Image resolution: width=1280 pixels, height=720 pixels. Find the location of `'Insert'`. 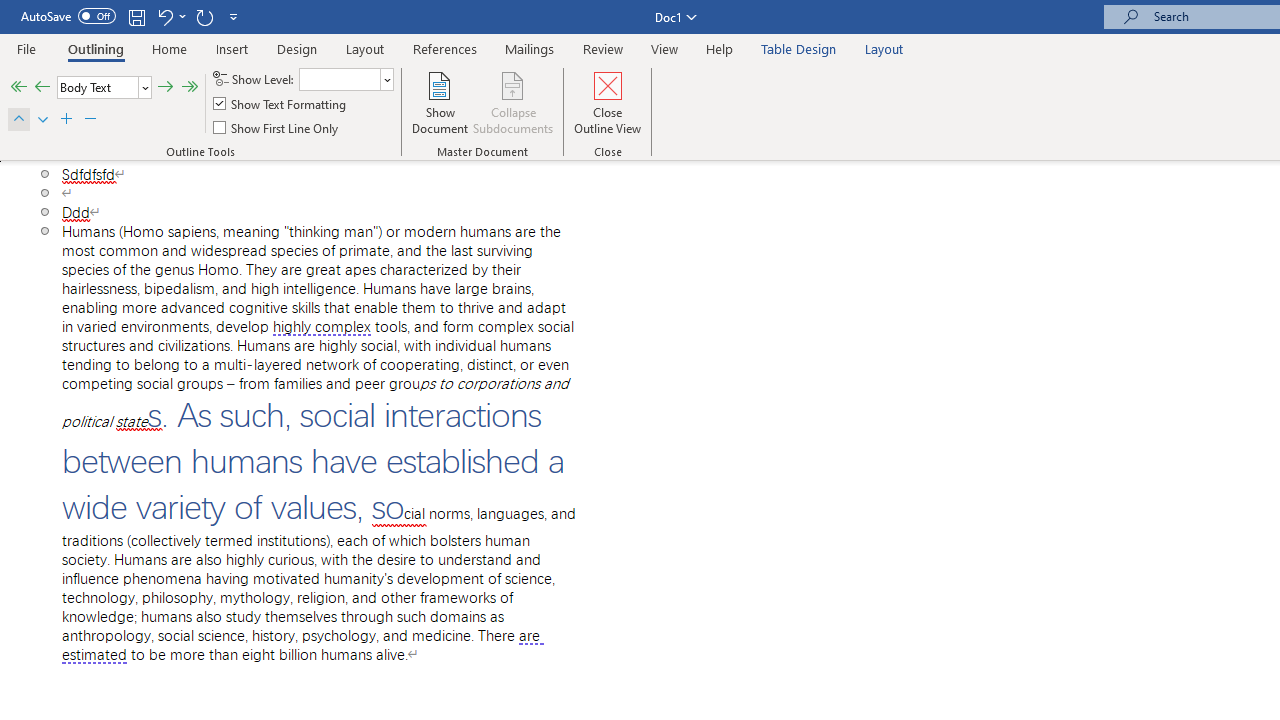

'Insert' is located at coordinates (232, 48).